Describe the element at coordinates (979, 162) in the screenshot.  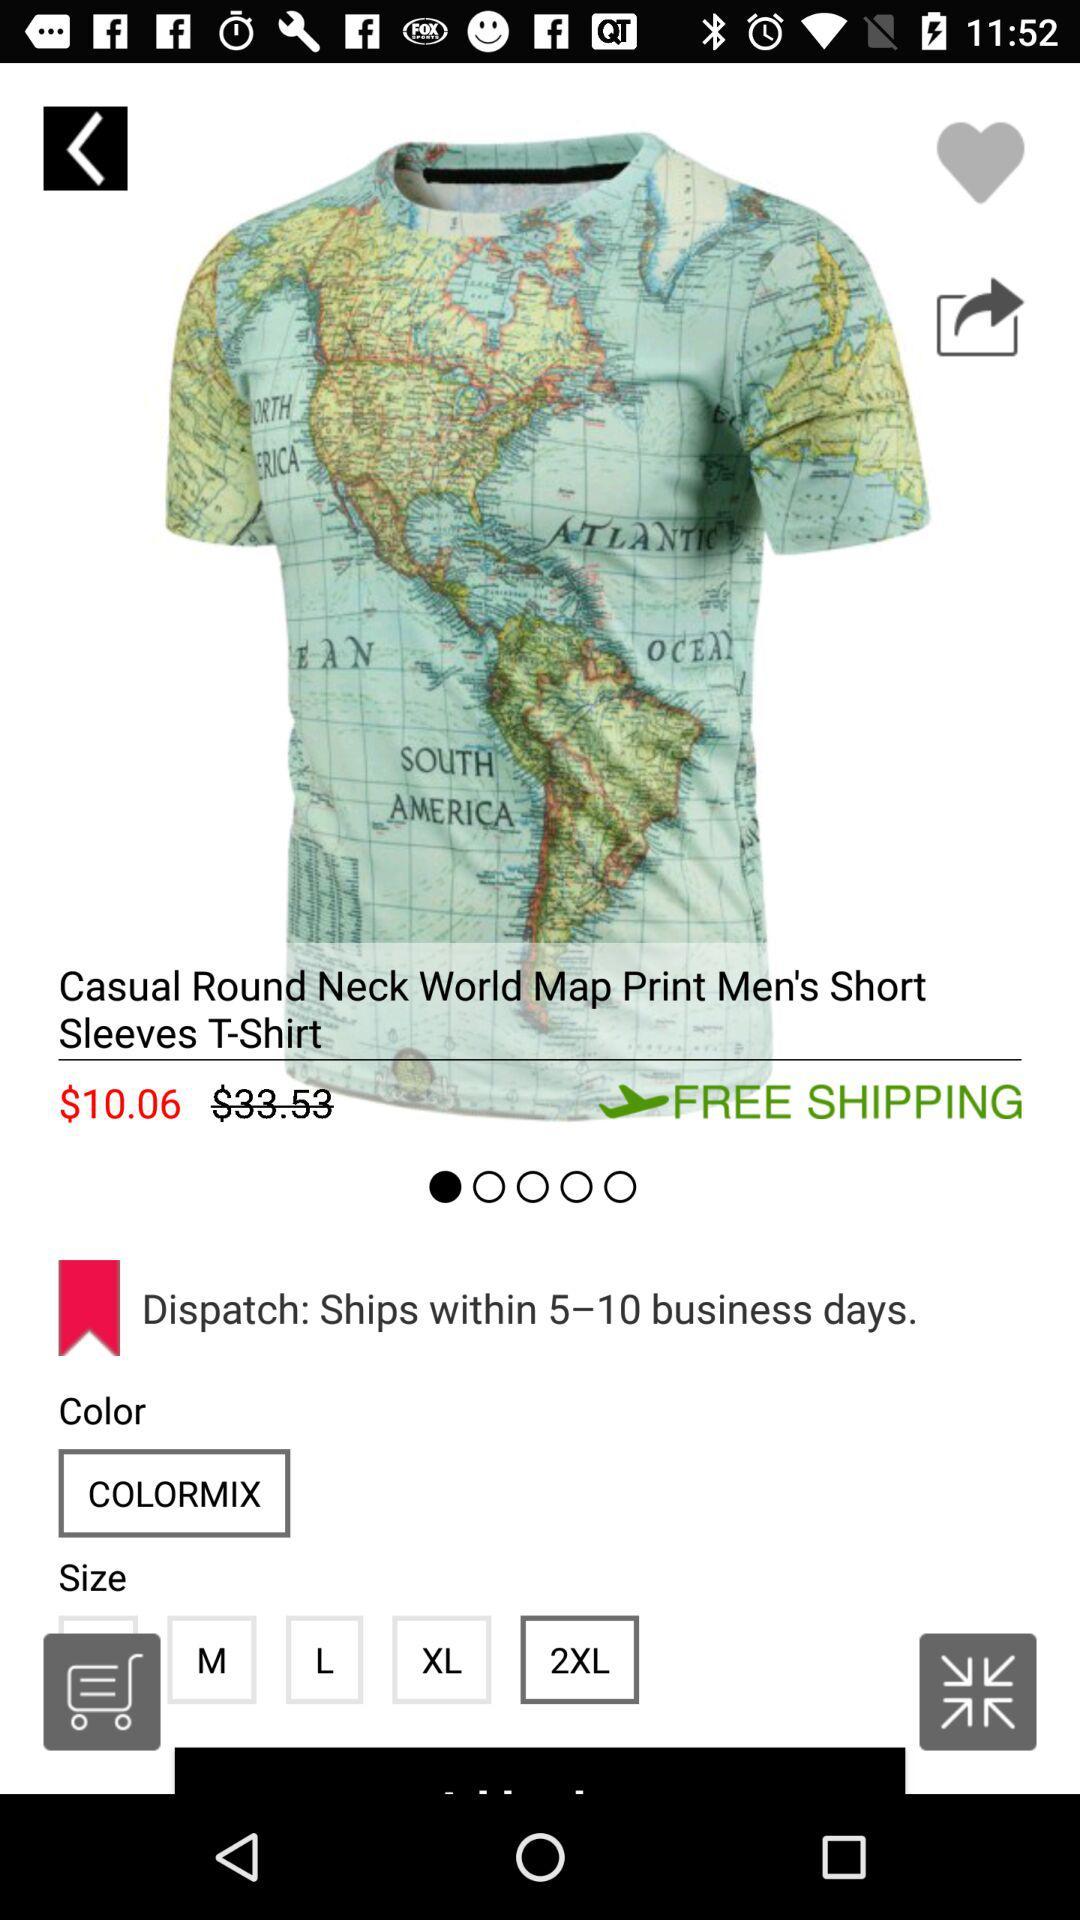
I see `the favorite icon` at that location.